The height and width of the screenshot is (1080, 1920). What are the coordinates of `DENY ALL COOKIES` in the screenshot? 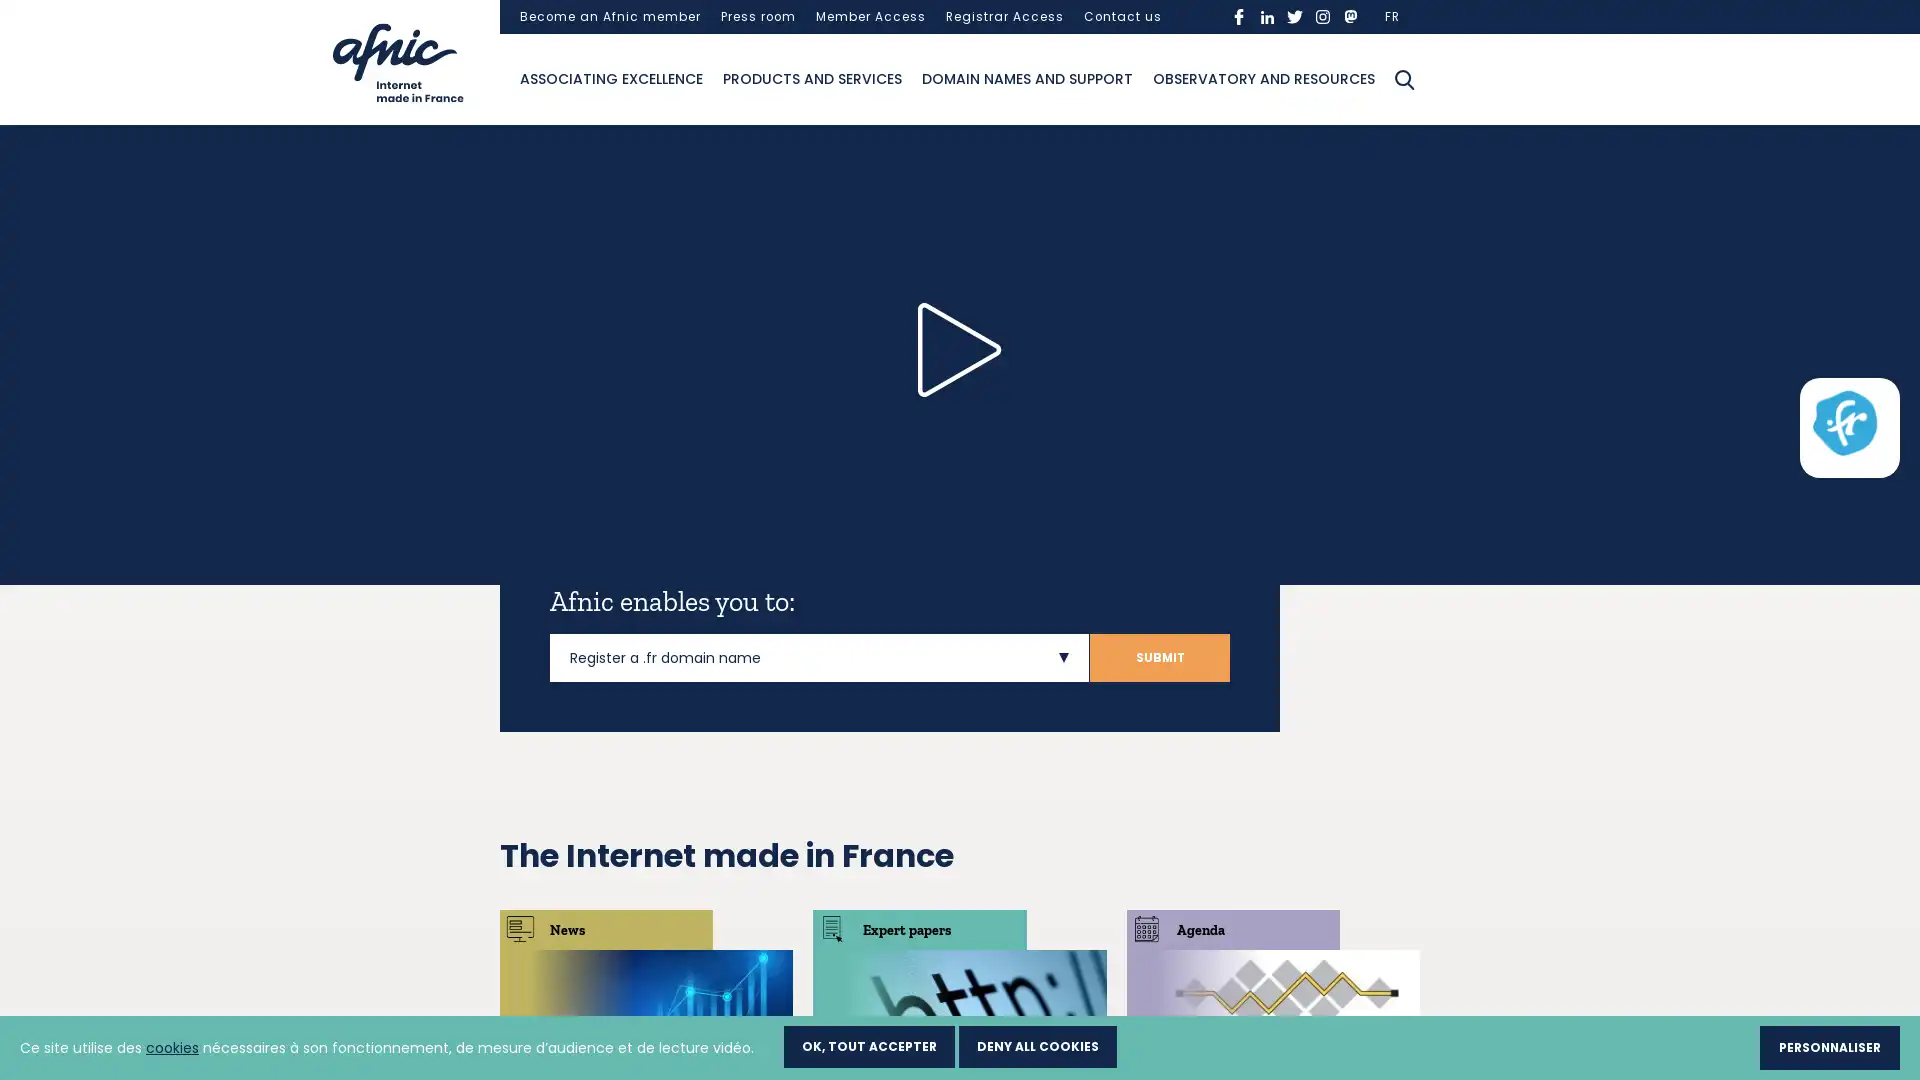 It's located at (1037, 1044).